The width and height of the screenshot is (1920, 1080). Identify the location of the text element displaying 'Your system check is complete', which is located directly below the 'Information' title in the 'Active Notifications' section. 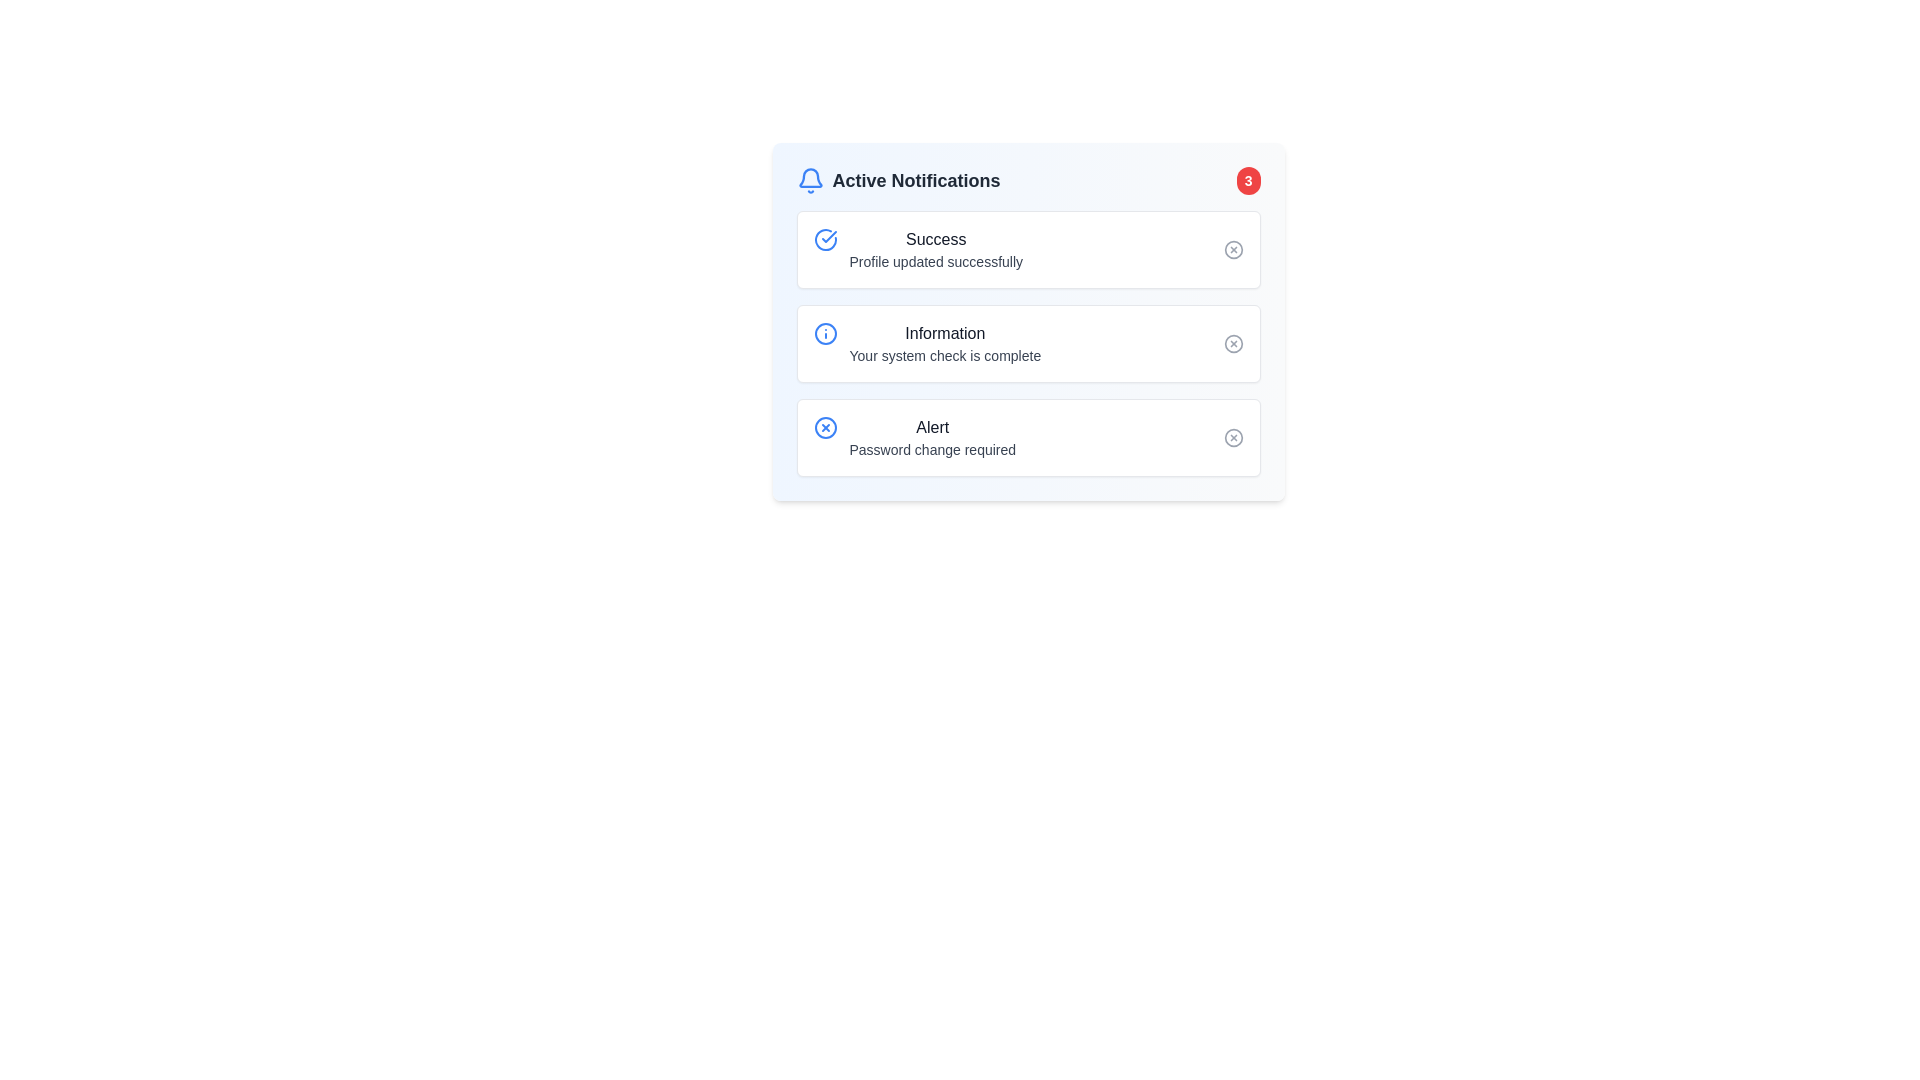
(944, 354).